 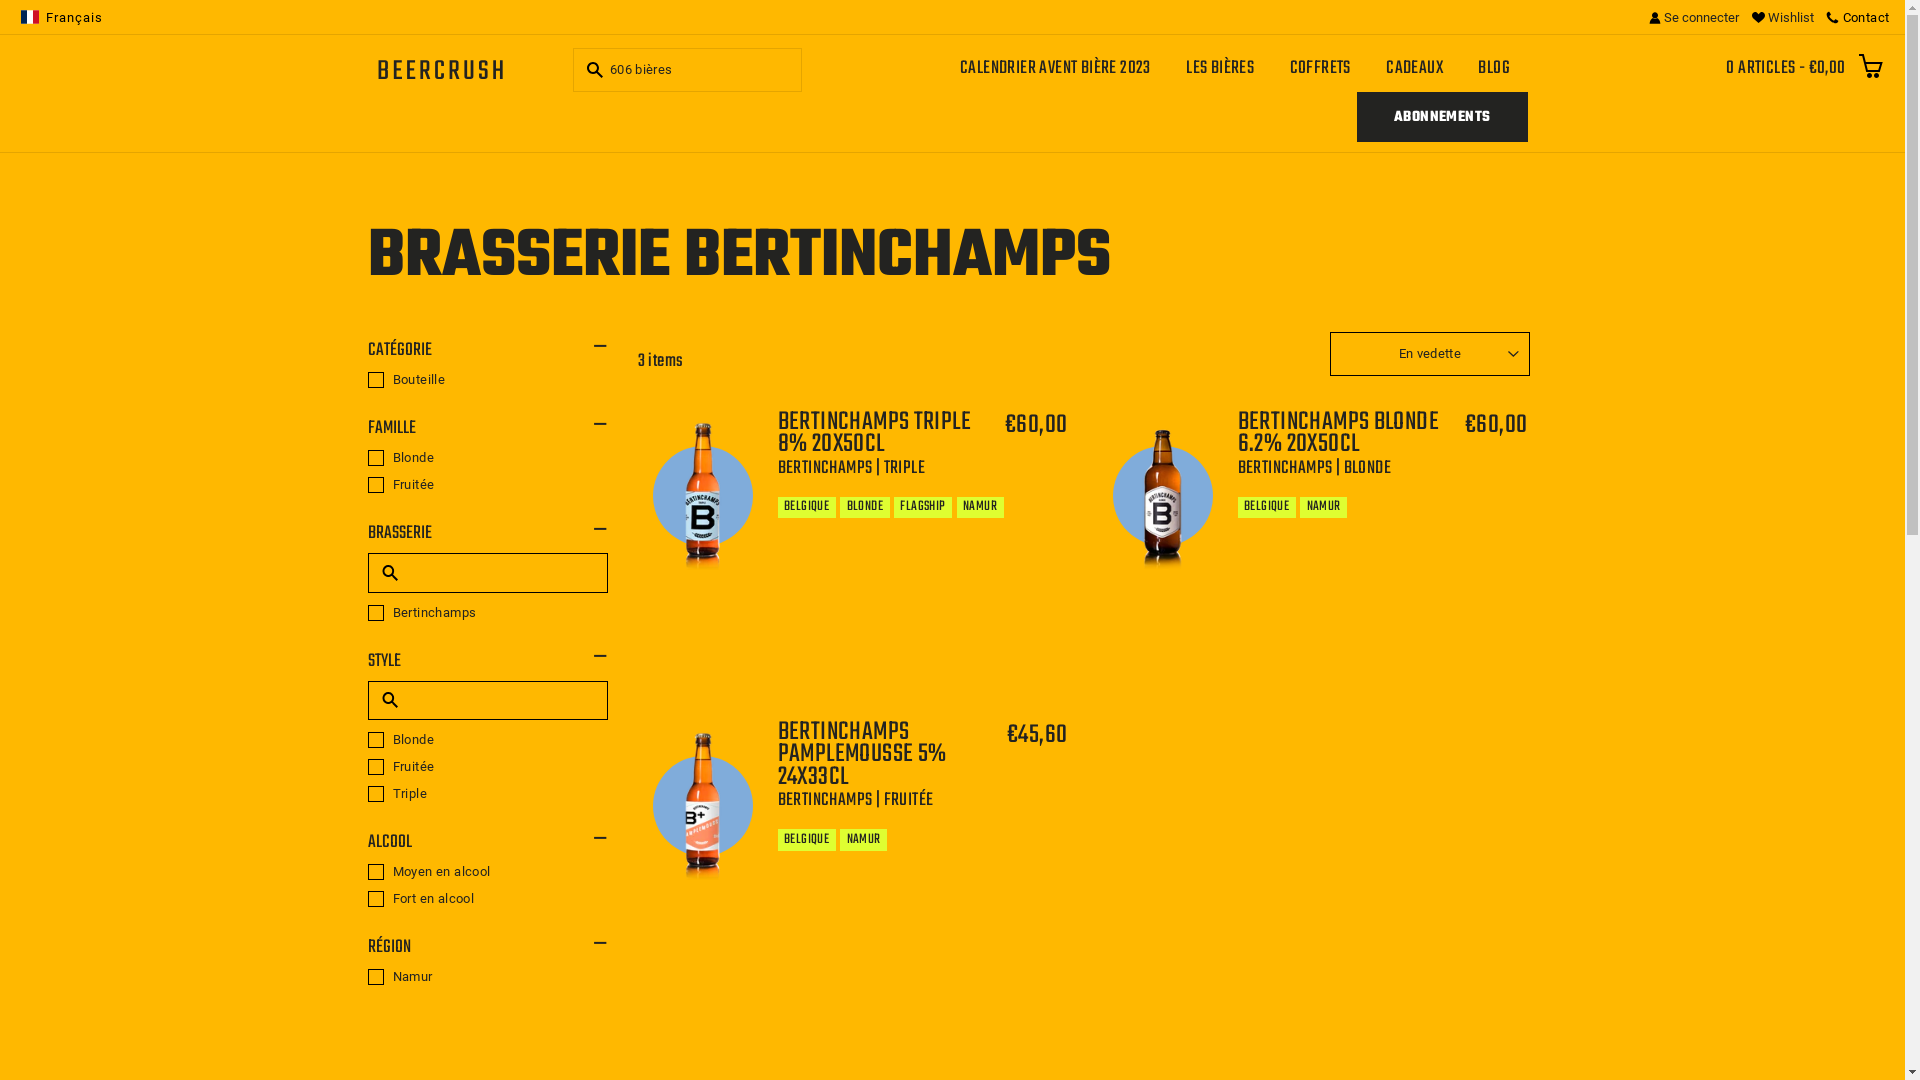 I want to click on 'Recherche', so click(x=590, y=68).